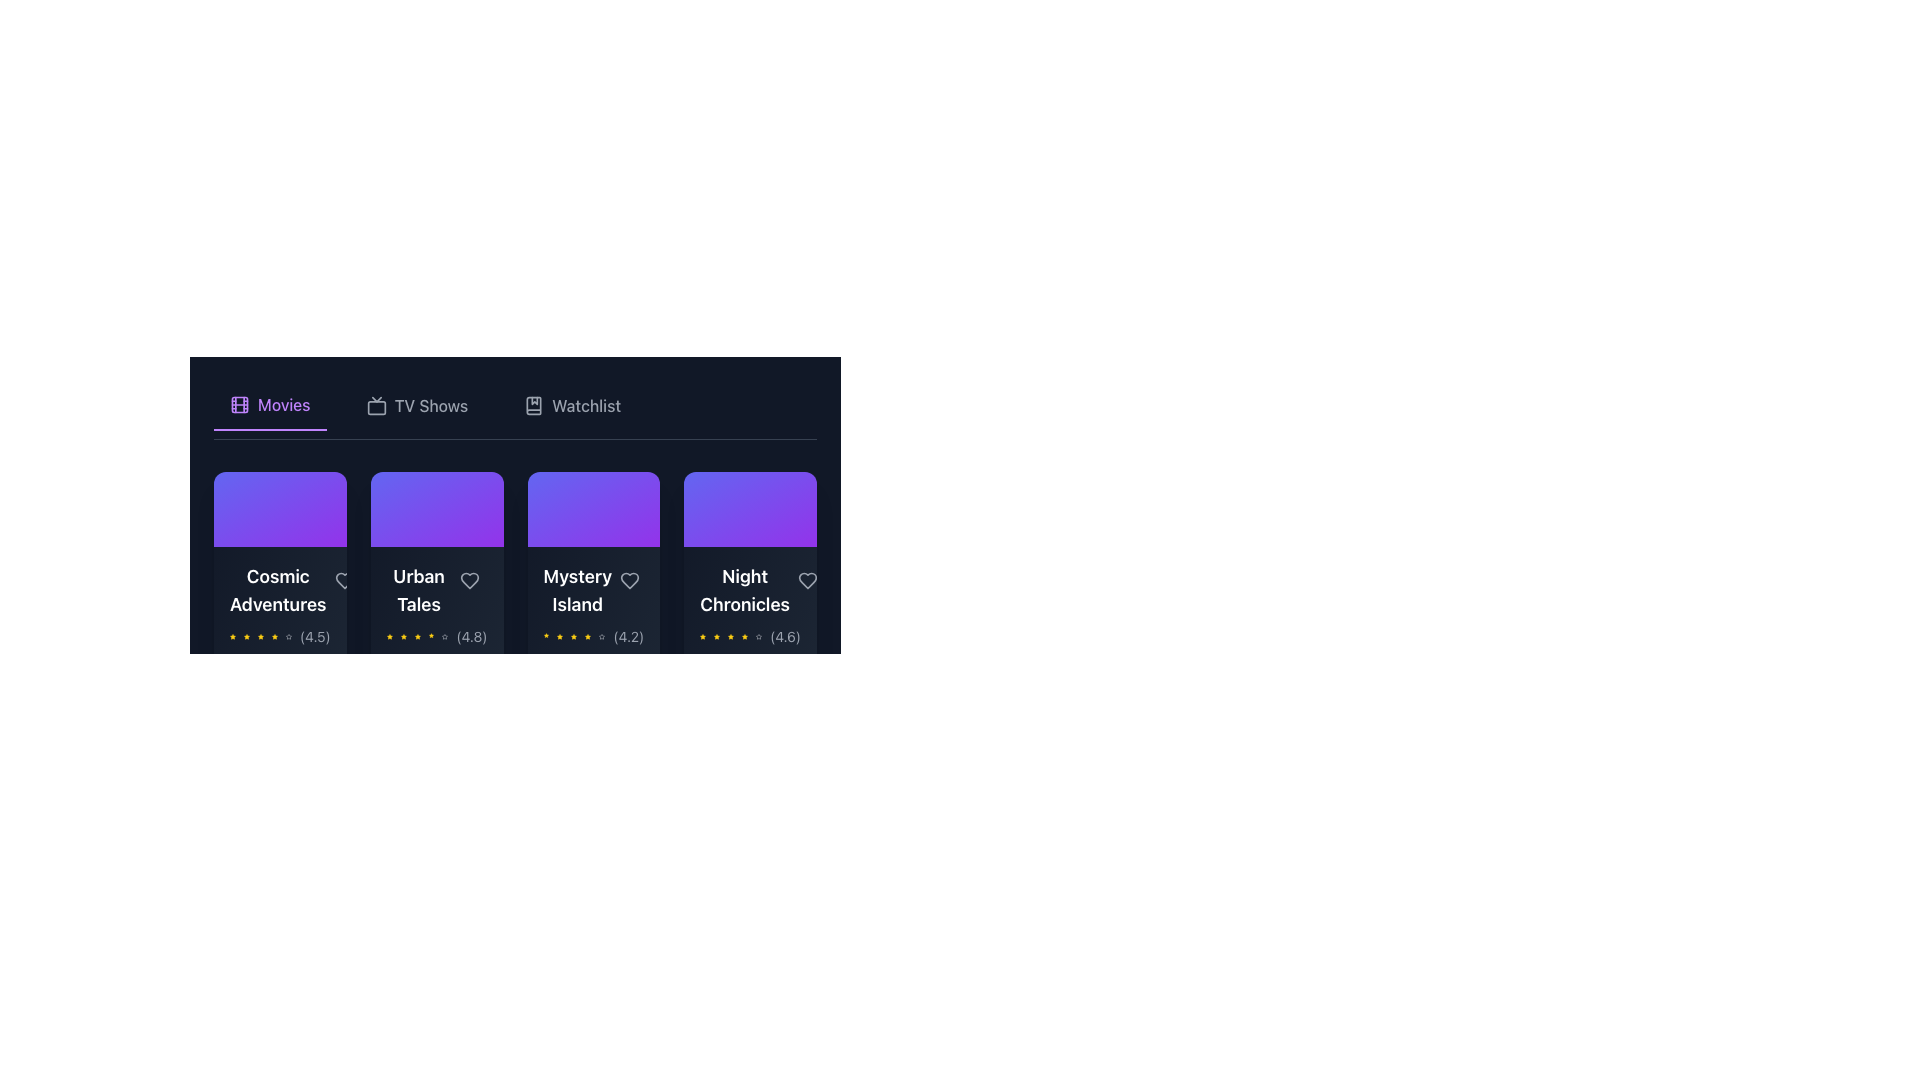 Image resolution: width=1920 pixels, height=1080 pixels. What do you see at coordinates (376, 407) in the screenshot?
I see `the inner rectangular section of the 'TV' icon in the navigation bar, which is a structural decorative rectangle with rounded edges` at bounding box center [376, 407].